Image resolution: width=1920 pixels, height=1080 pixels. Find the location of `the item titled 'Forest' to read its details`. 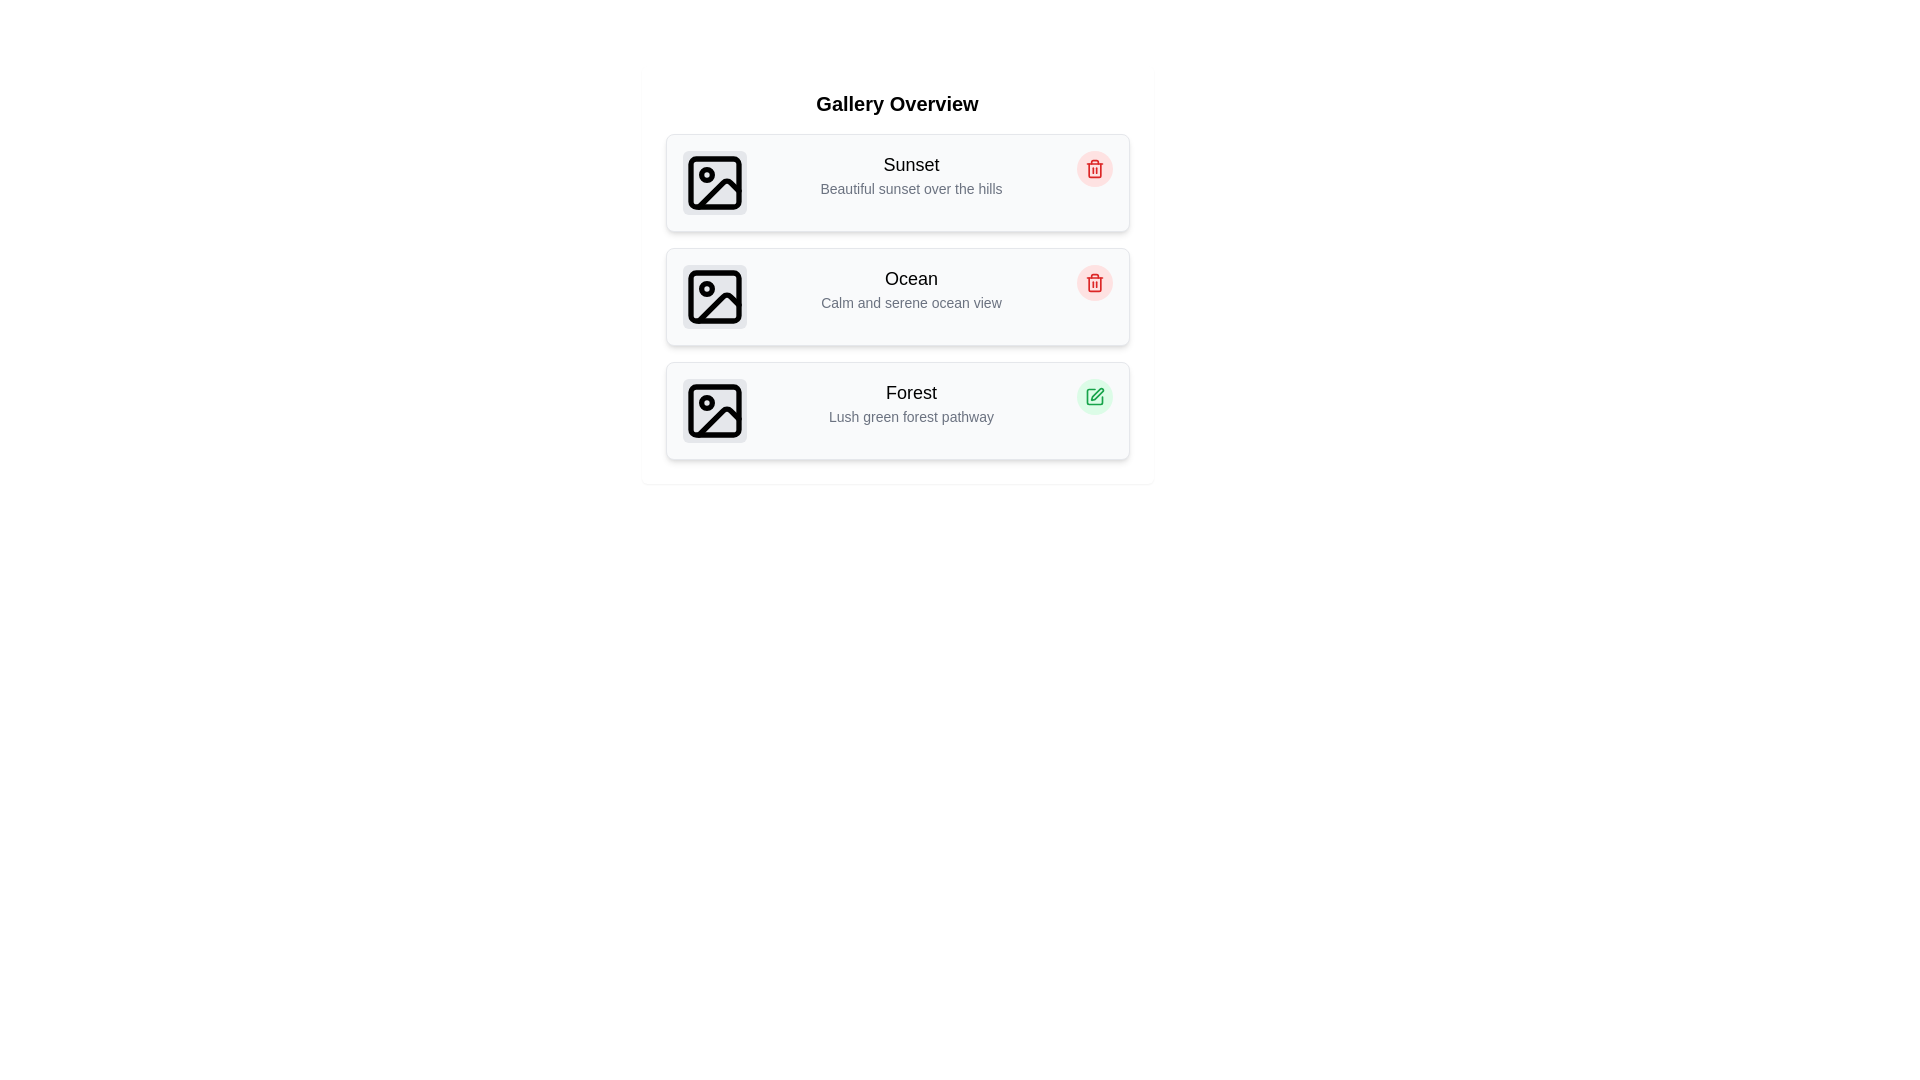

the item titled 'Forest' to read its details is located at coordinates (896, 410).